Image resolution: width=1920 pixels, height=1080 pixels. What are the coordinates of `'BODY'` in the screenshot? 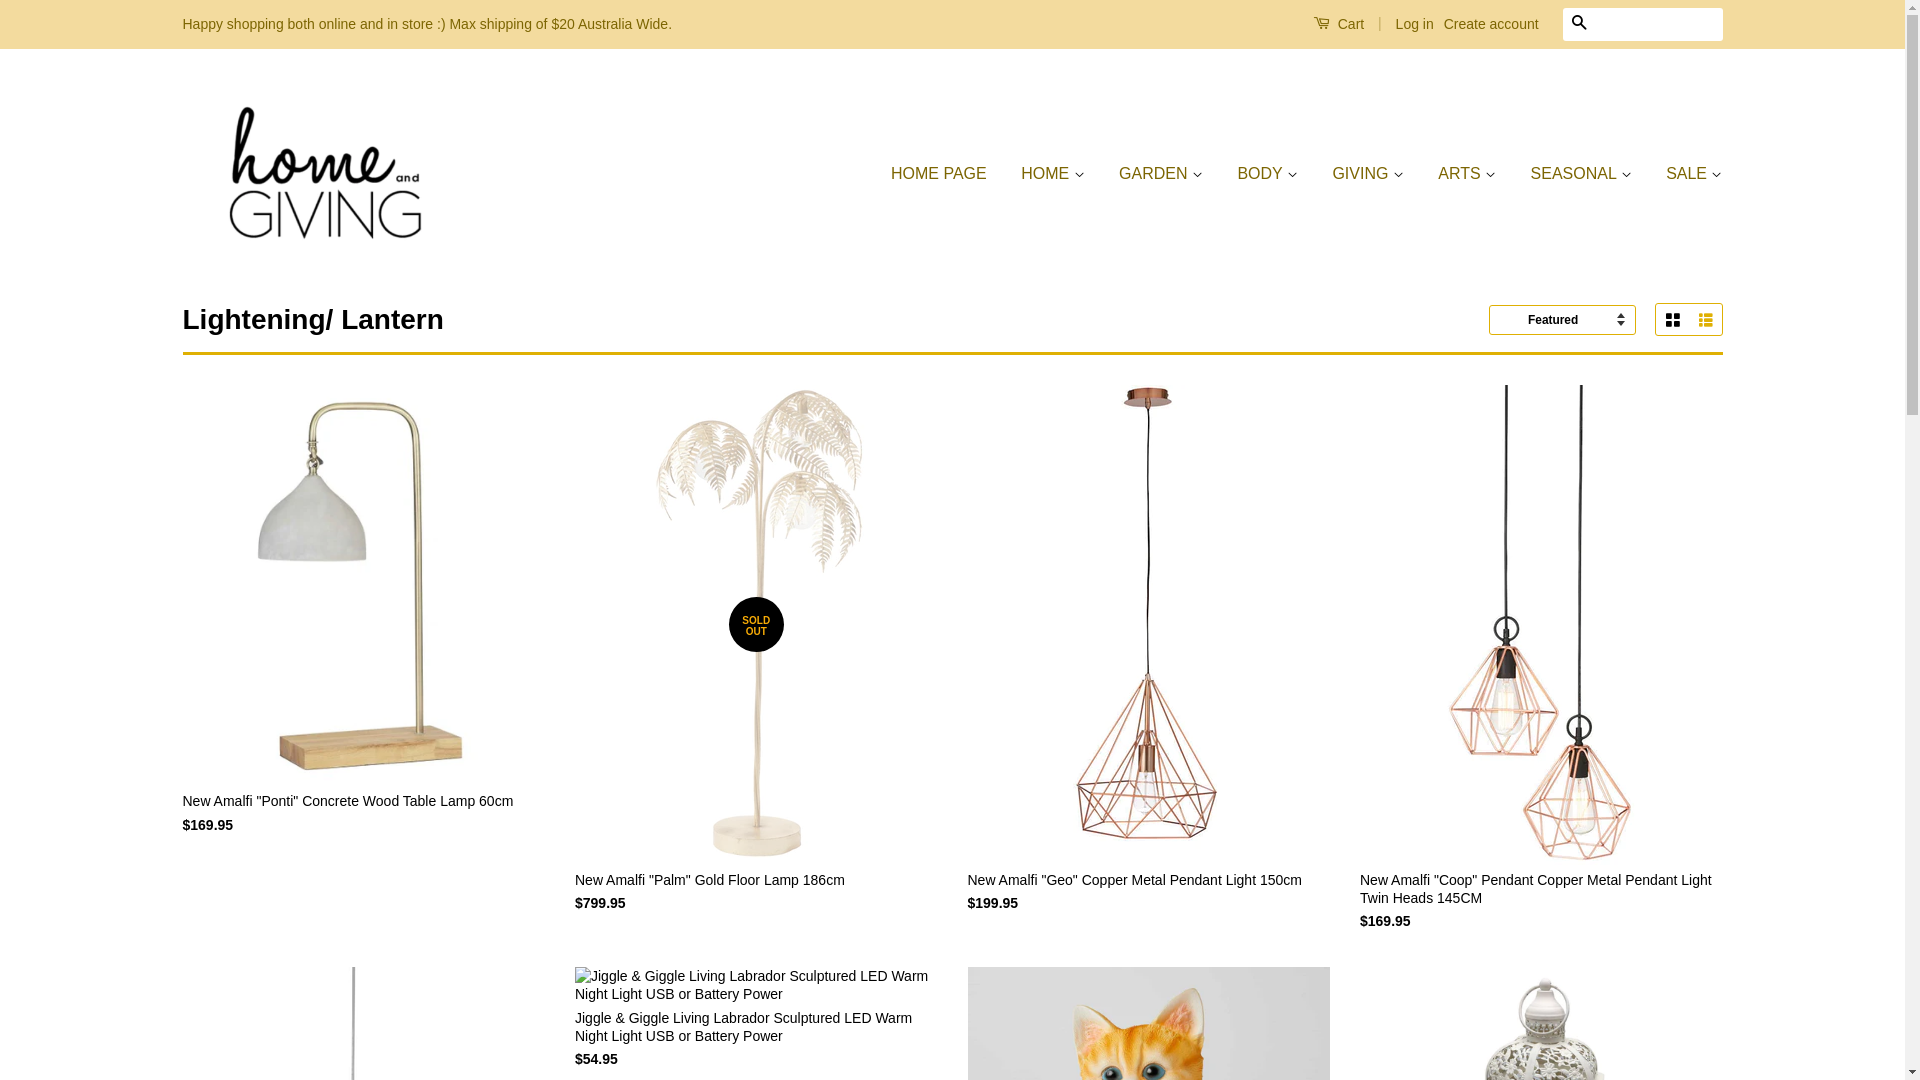 It's located at (1266, 173).